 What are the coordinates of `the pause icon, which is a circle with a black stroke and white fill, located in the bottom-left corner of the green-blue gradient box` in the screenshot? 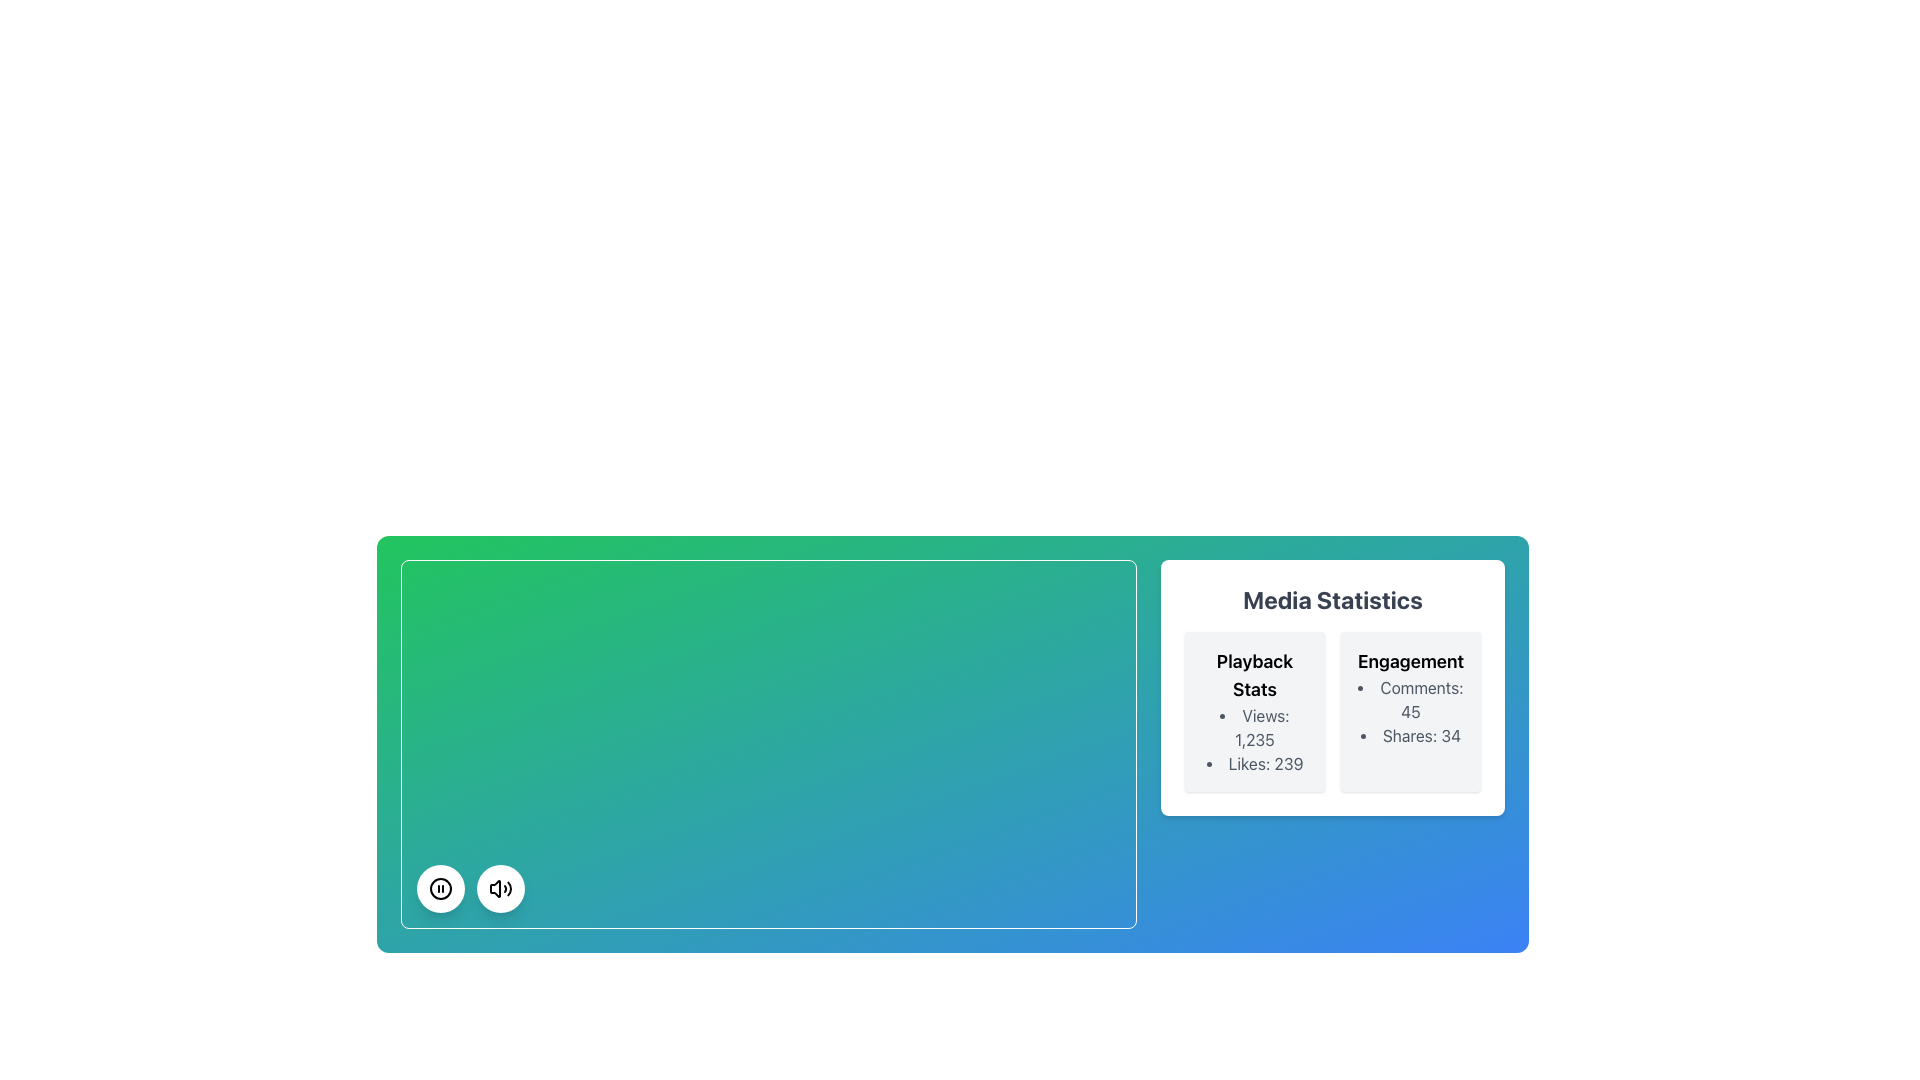 It's located at (440, 887).